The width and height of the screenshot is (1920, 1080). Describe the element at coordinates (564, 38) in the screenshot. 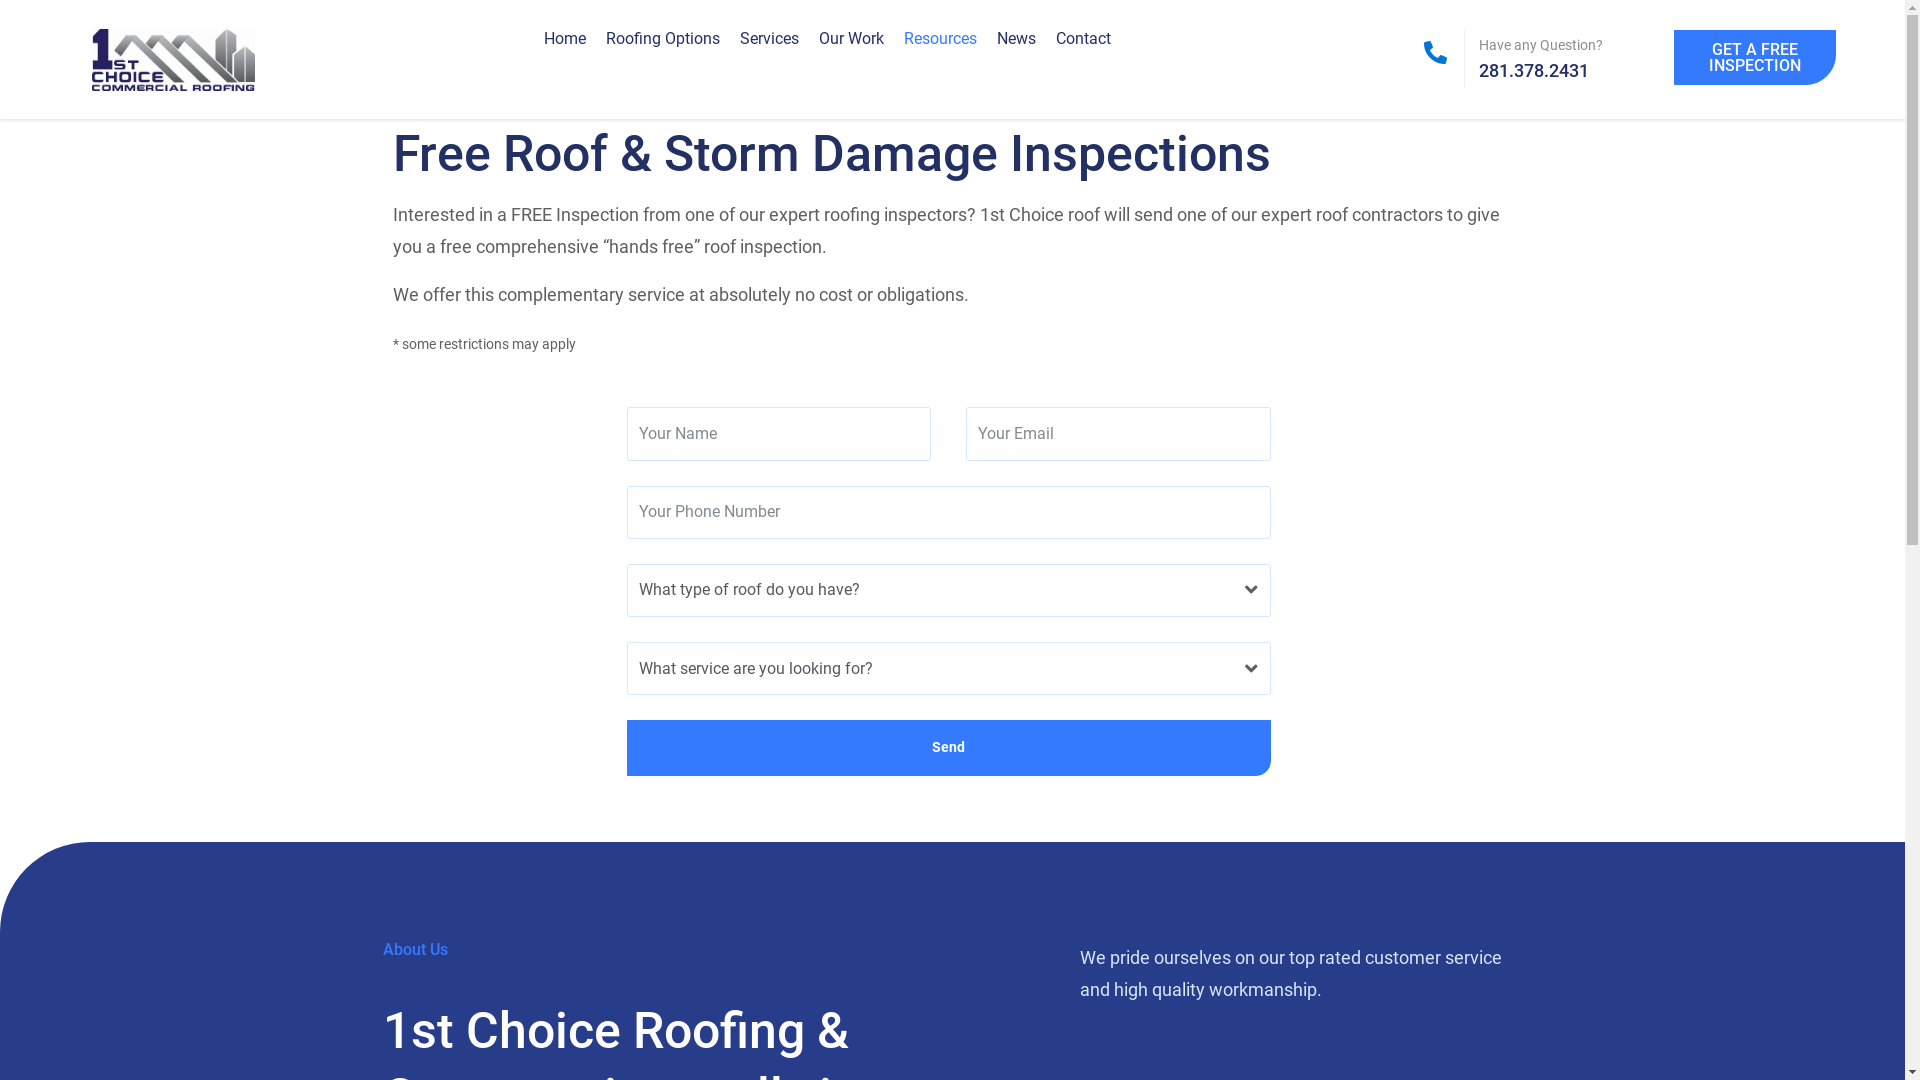

I see `'Home'` at that location.